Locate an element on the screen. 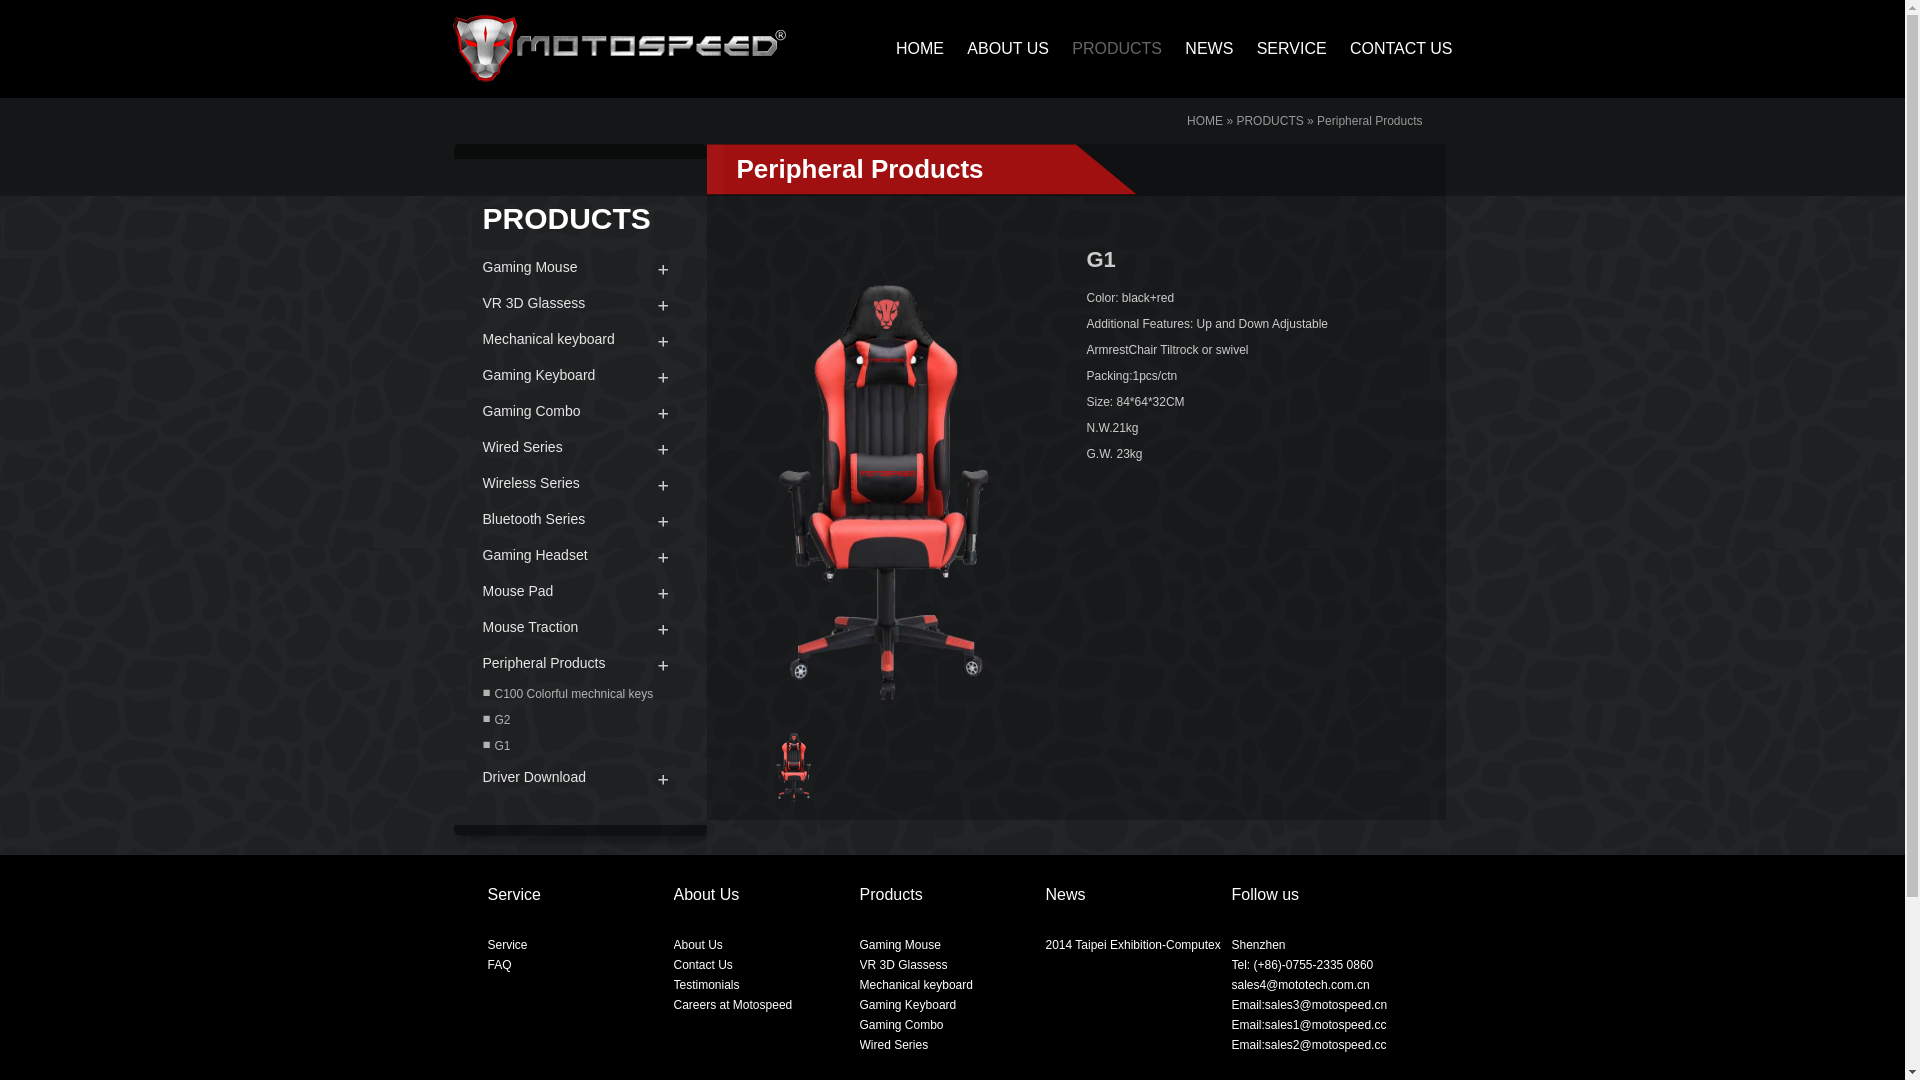  'Bluetooth Series' is located at coordinates (450, 518).